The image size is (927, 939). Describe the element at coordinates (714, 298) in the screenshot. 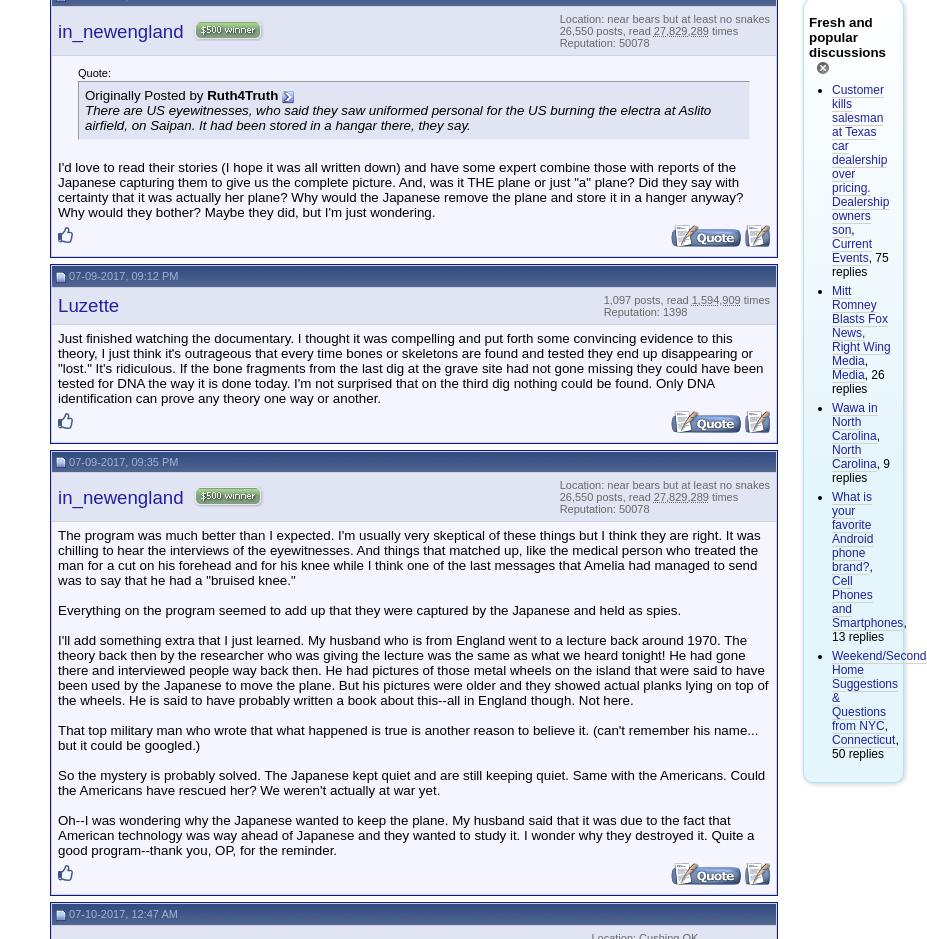

I see `'1,594,909'` at that location.